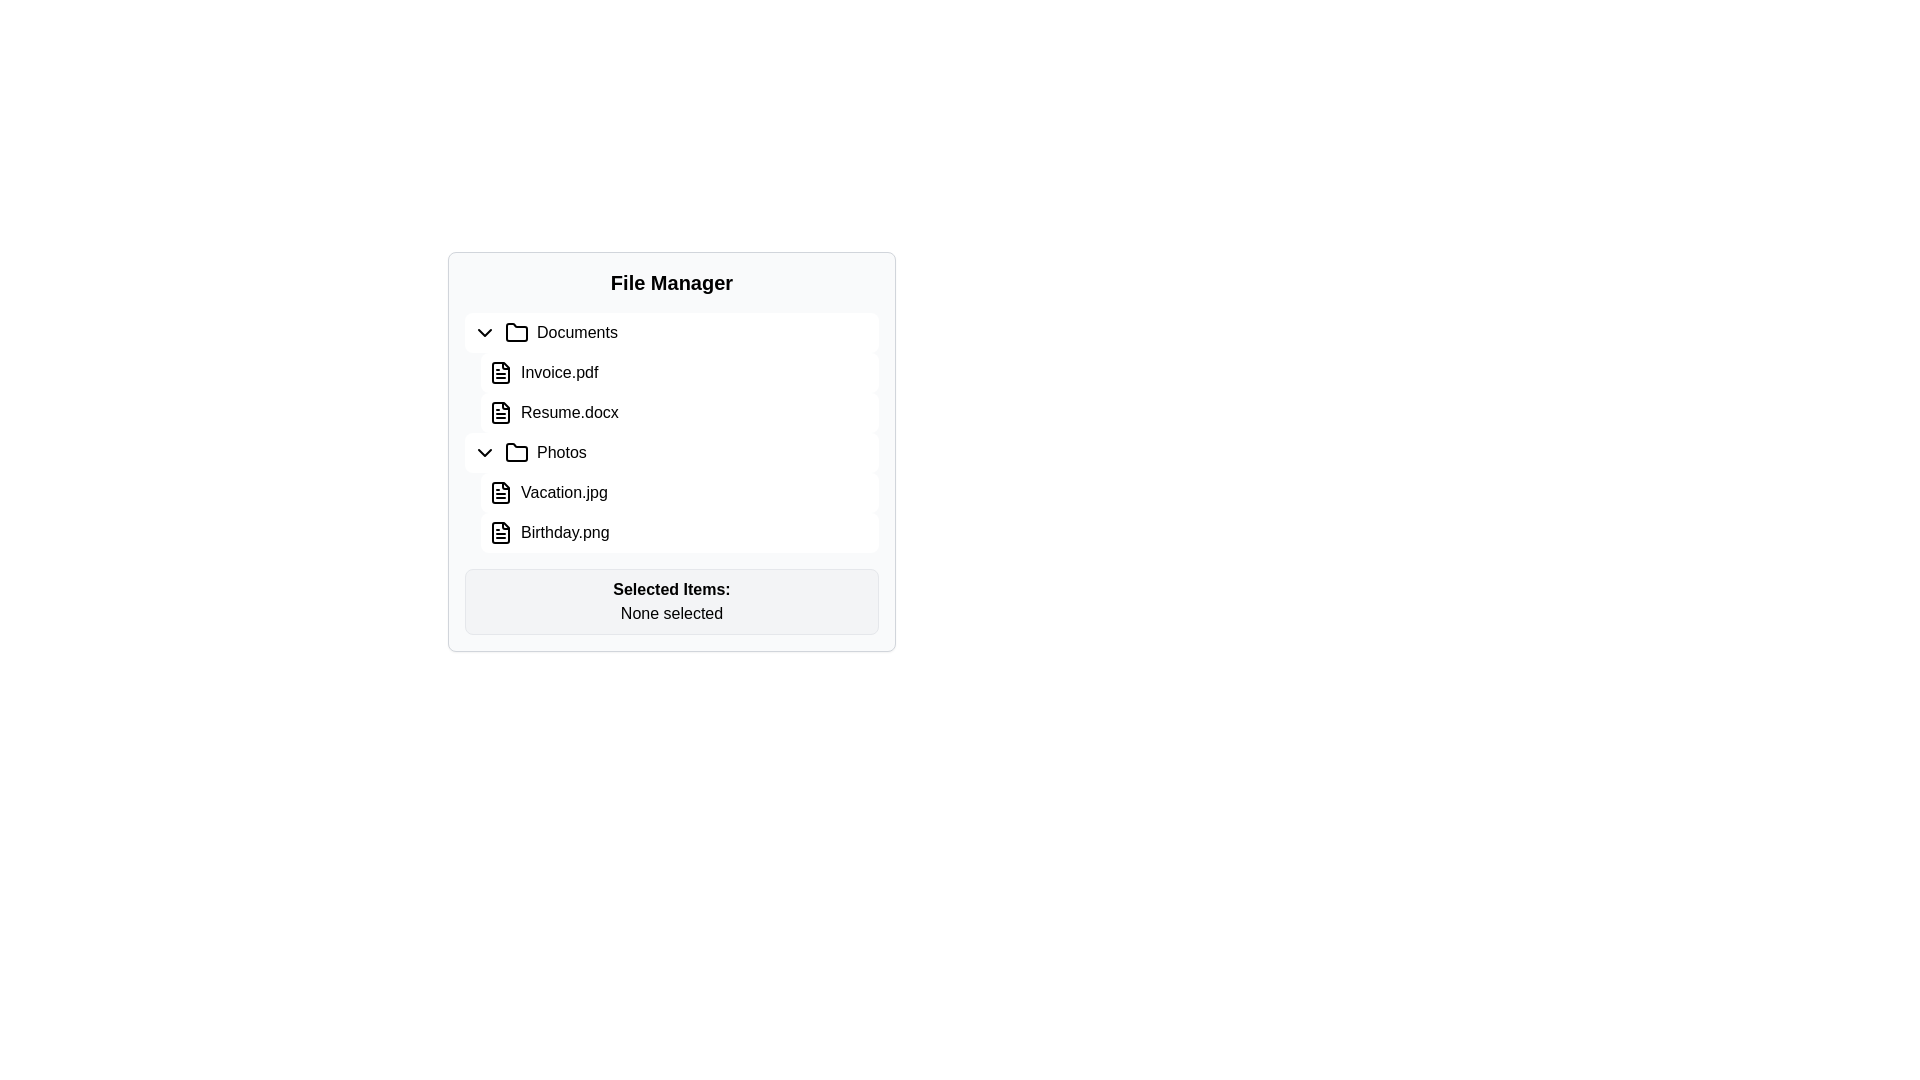  Describe the element at coordinates (559, 373) in the screenshot. I see `the text label representing the file 'Invoice.pdf' in the file management interface` at that location.